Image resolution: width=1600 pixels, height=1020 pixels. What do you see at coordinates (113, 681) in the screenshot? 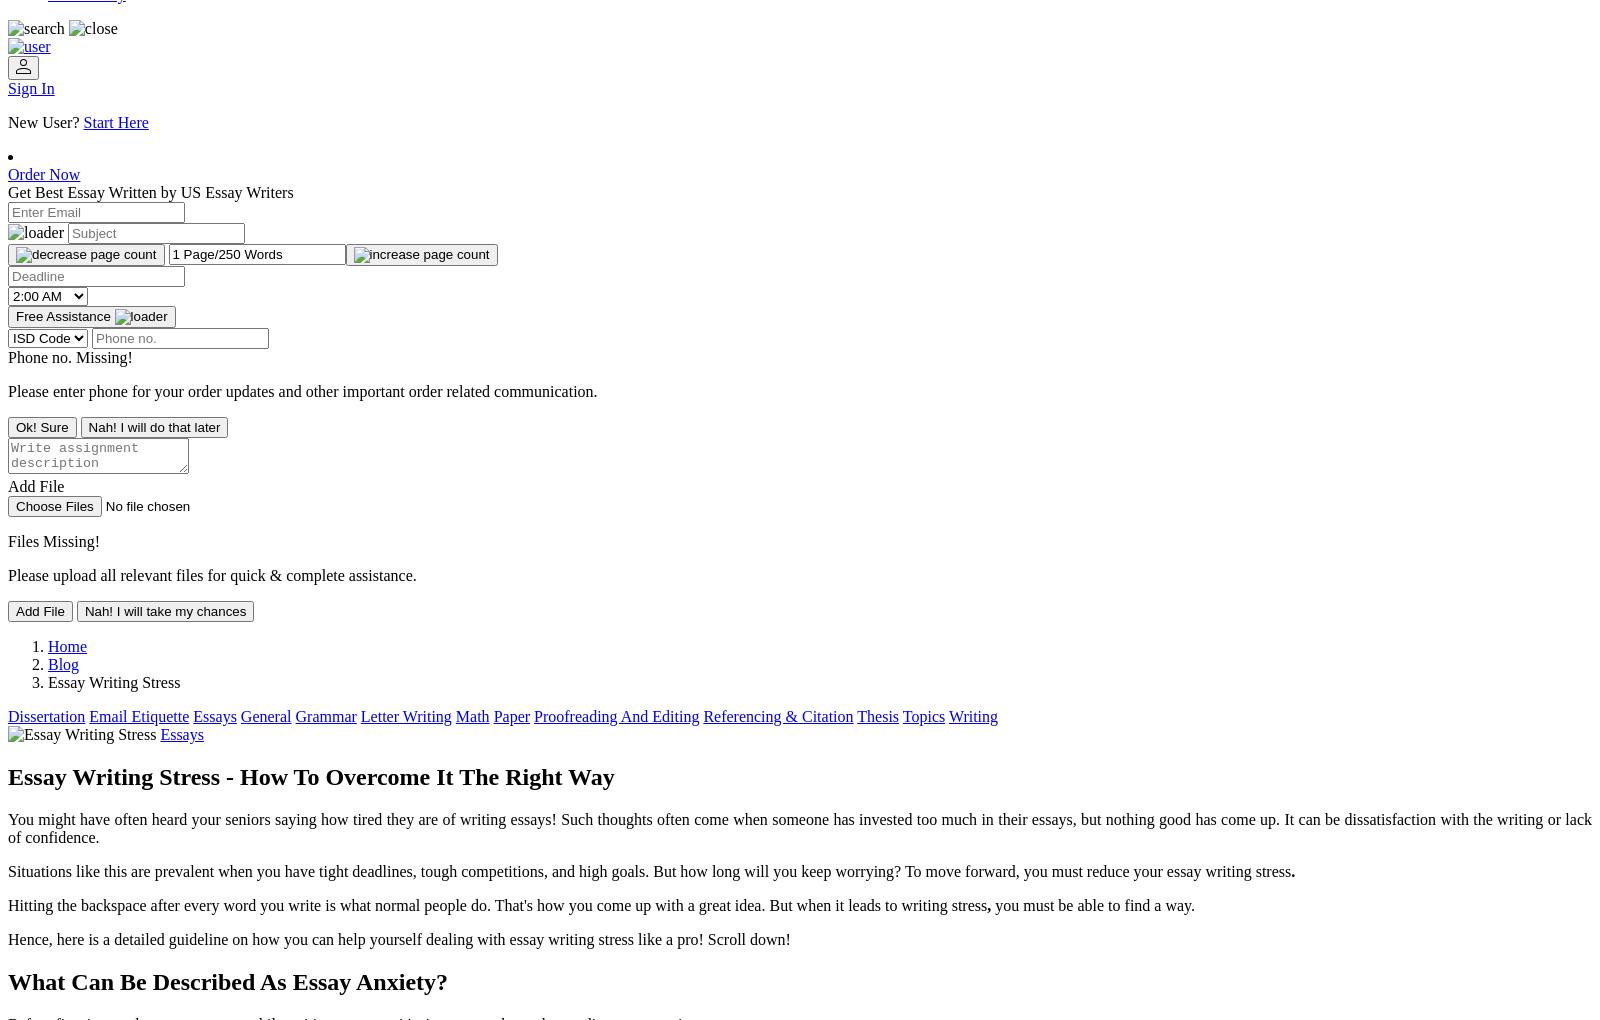
I see `'Essay Writing Stress'` at bounding box center [113, 681].